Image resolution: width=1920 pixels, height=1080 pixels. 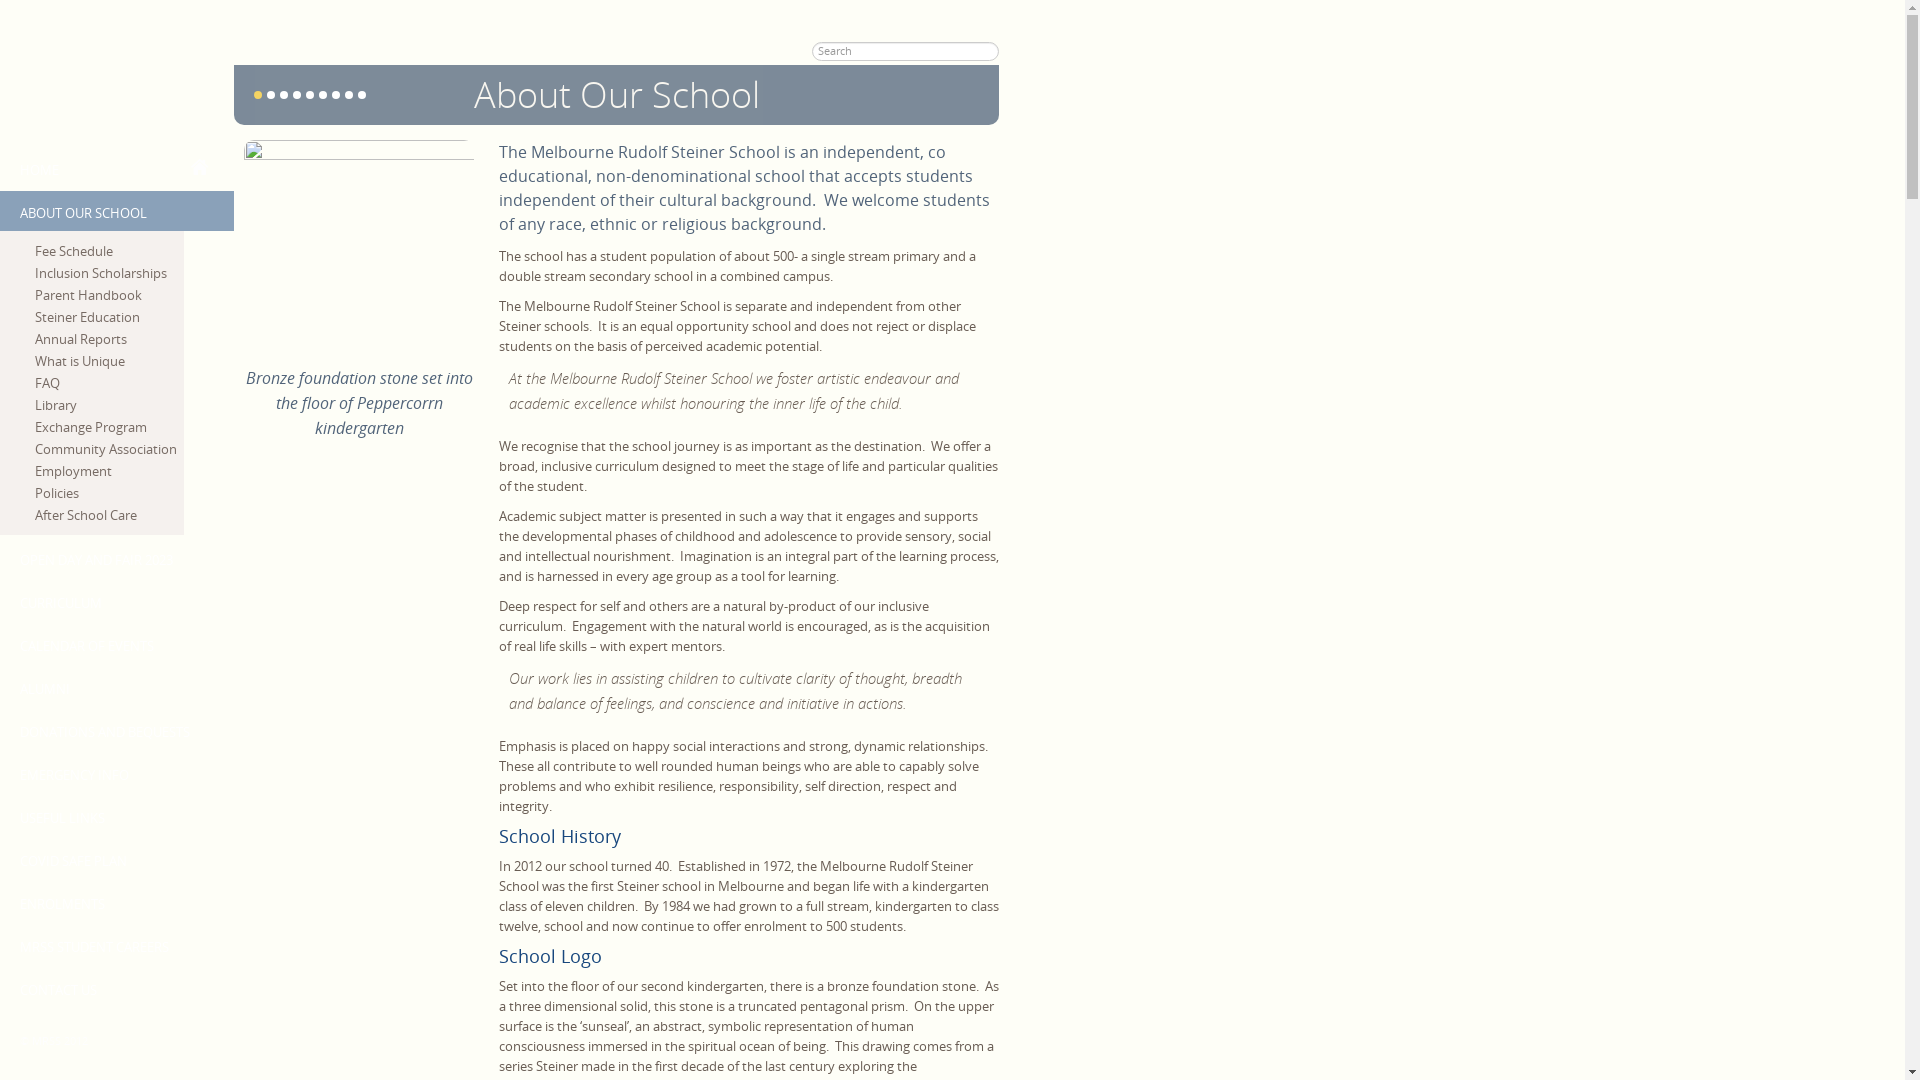 What do you see at coordinates (34, 514) in the screenshot?
I see `'After School Care'` at bounding box center [34, 514].